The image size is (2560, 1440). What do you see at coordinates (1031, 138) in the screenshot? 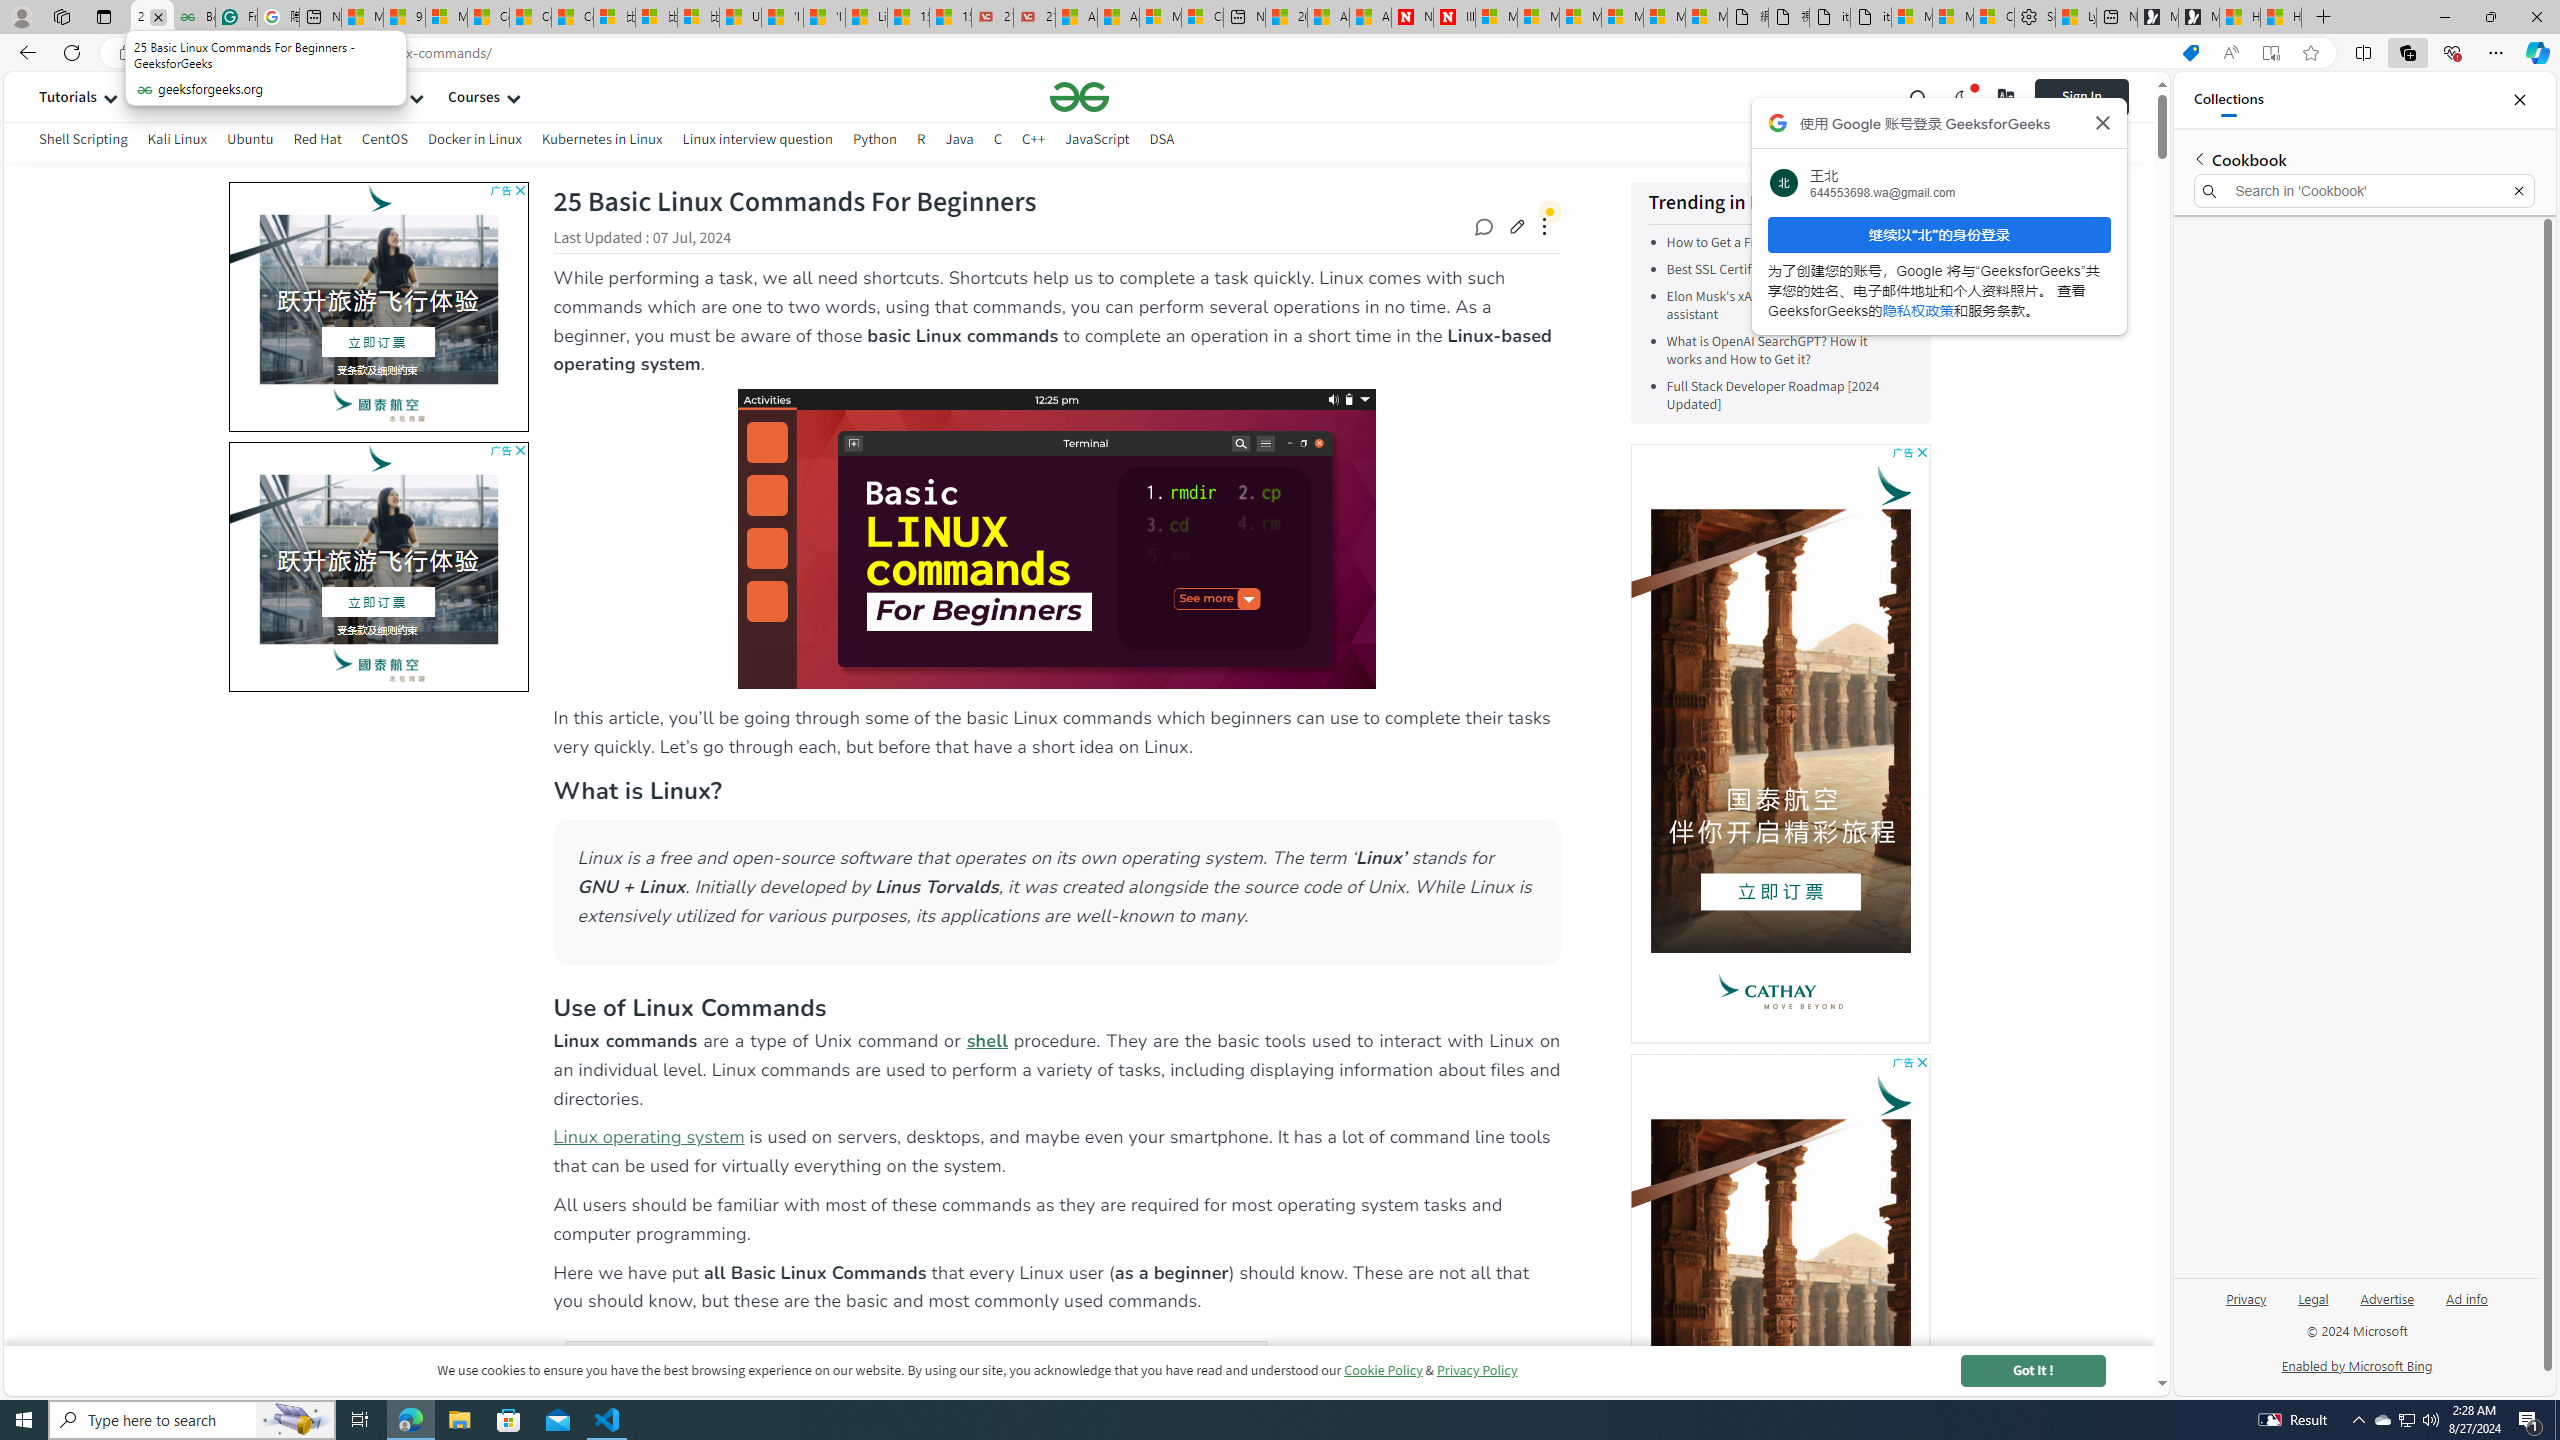
I see `'C++'` at bounding box center [1031, 138].